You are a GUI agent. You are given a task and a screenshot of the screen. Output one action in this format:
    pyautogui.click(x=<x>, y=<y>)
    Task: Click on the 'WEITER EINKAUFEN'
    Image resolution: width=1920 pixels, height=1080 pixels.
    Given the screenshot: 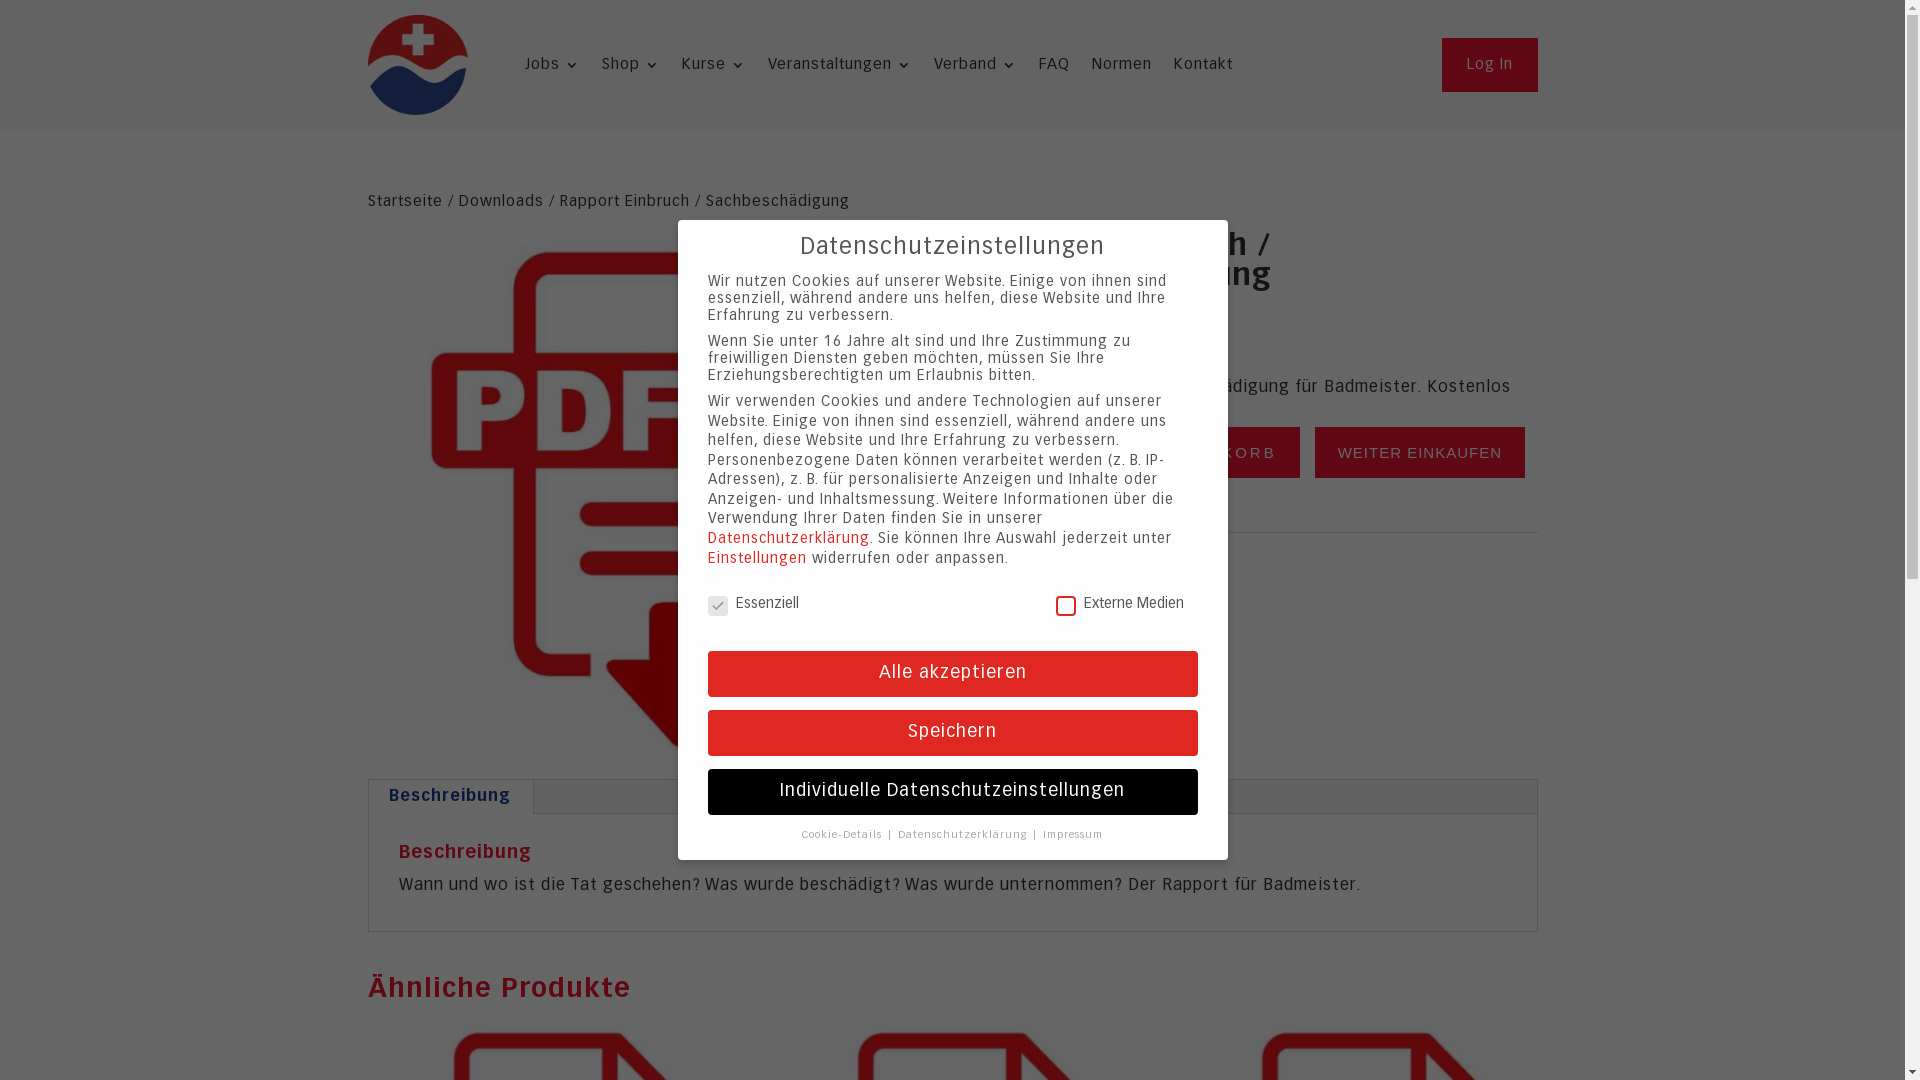 What is the action you would take?
    pyautogui.click(x=1315, y=452)
    